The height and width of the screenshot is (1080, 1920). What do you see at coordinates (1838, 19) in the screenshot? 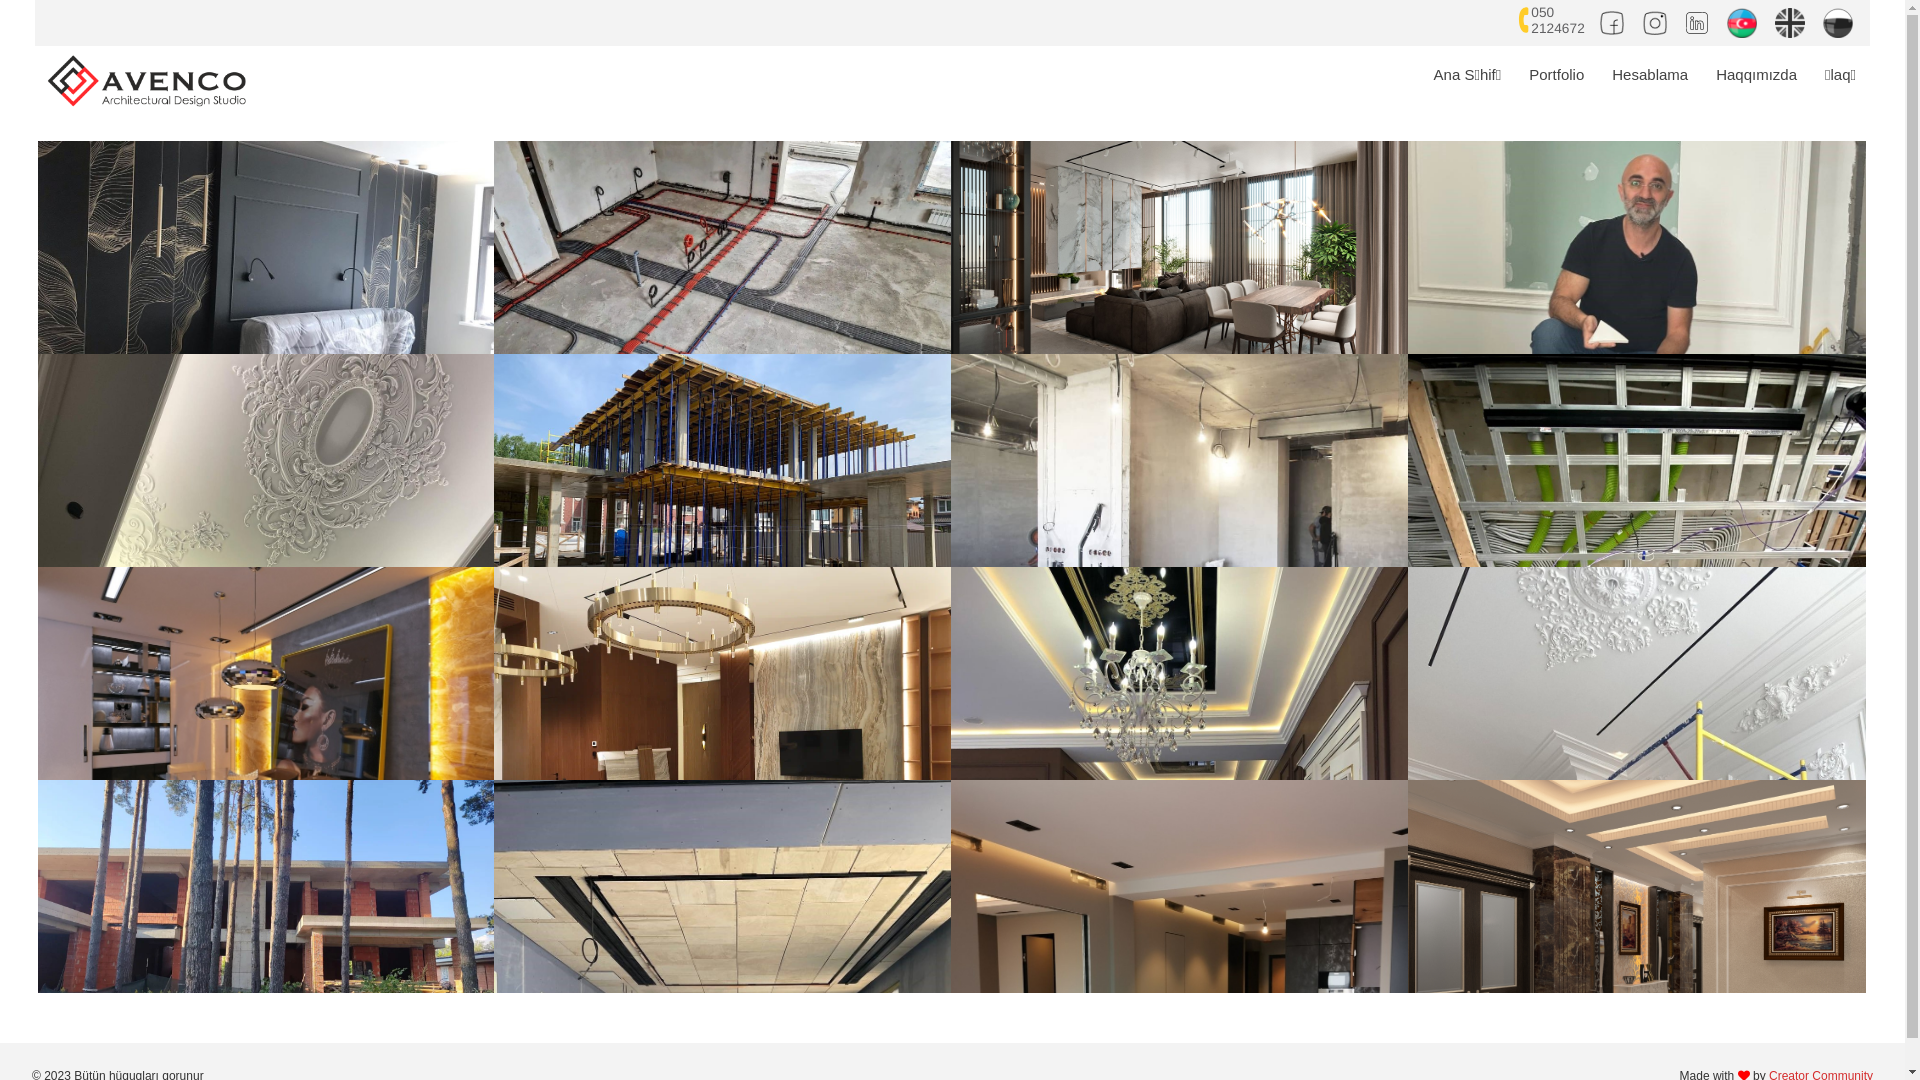
I see `'Lang-Russian'` at bounding box center [1838, 19].